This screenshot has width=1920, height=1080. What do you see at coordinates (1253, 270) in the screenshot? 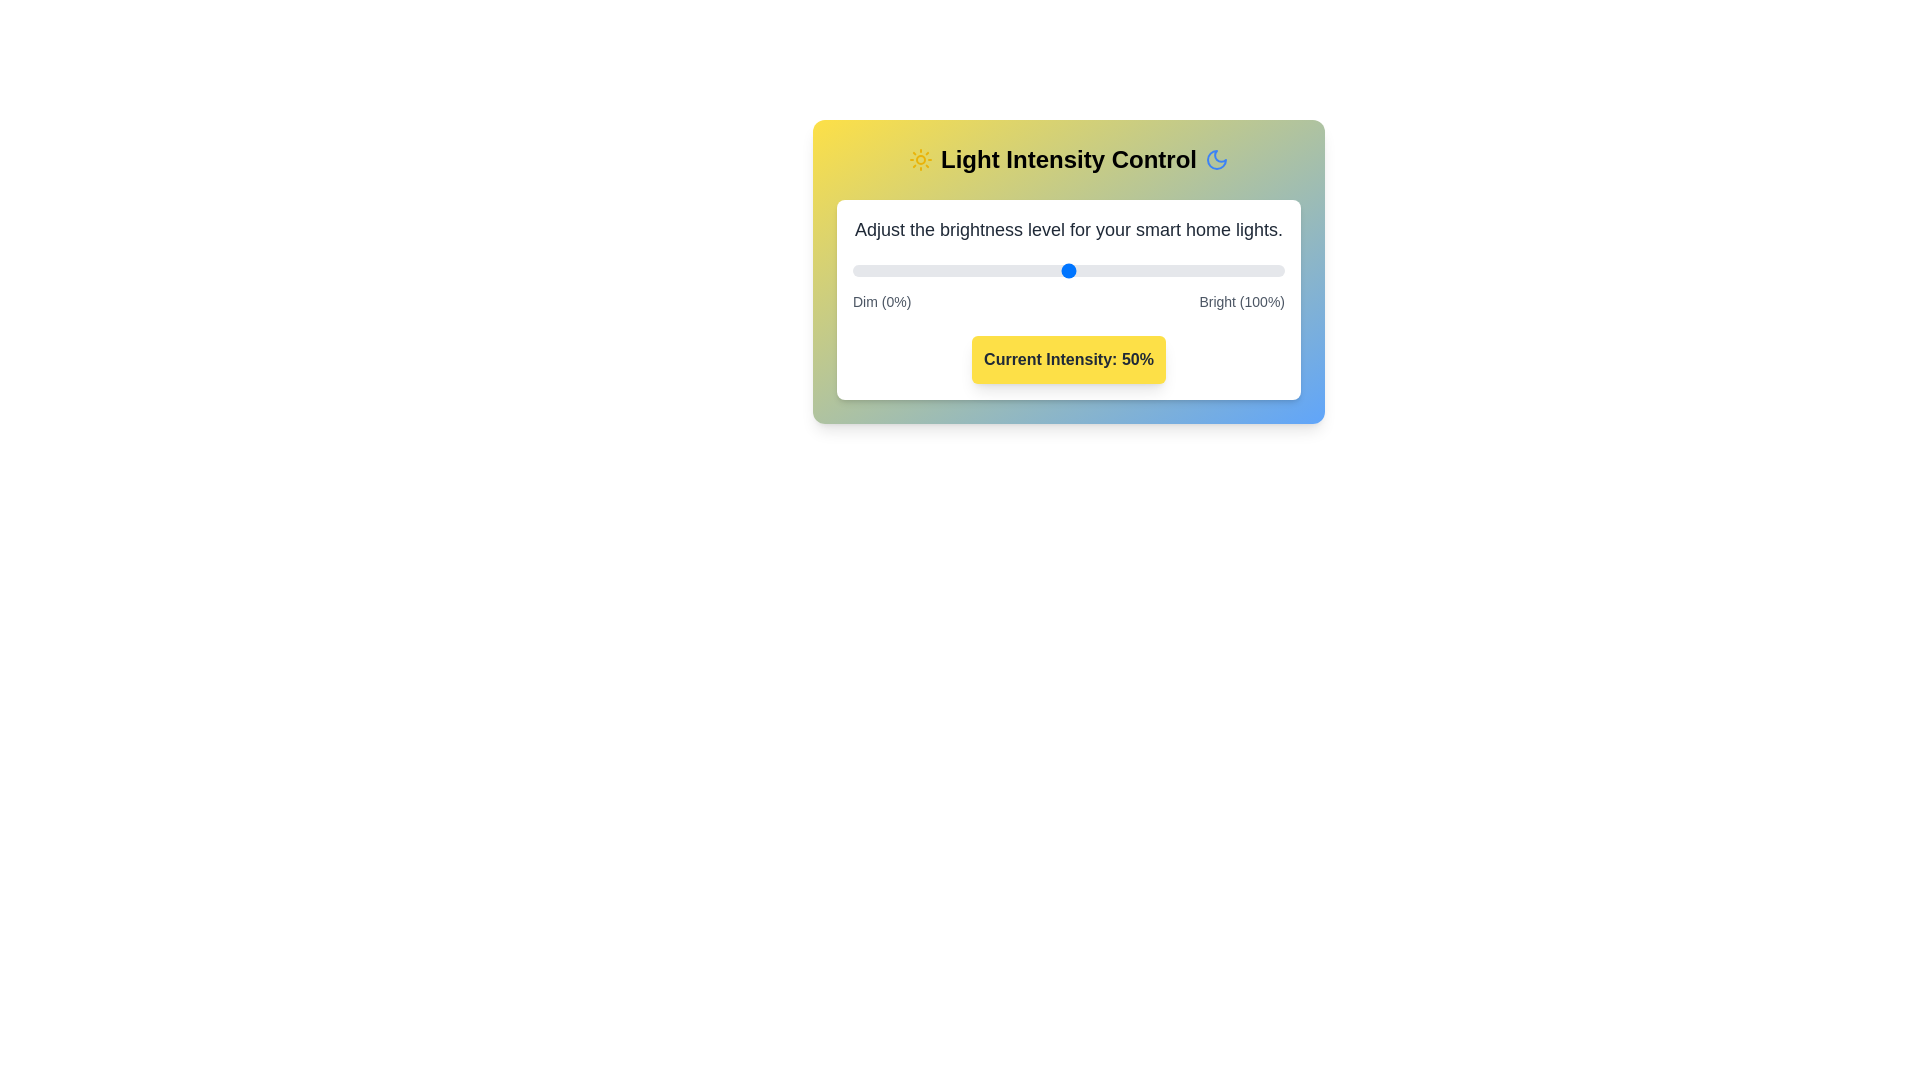
I see `the light intensity to 93% by moving the slider` at bounding box center [1253, 270].